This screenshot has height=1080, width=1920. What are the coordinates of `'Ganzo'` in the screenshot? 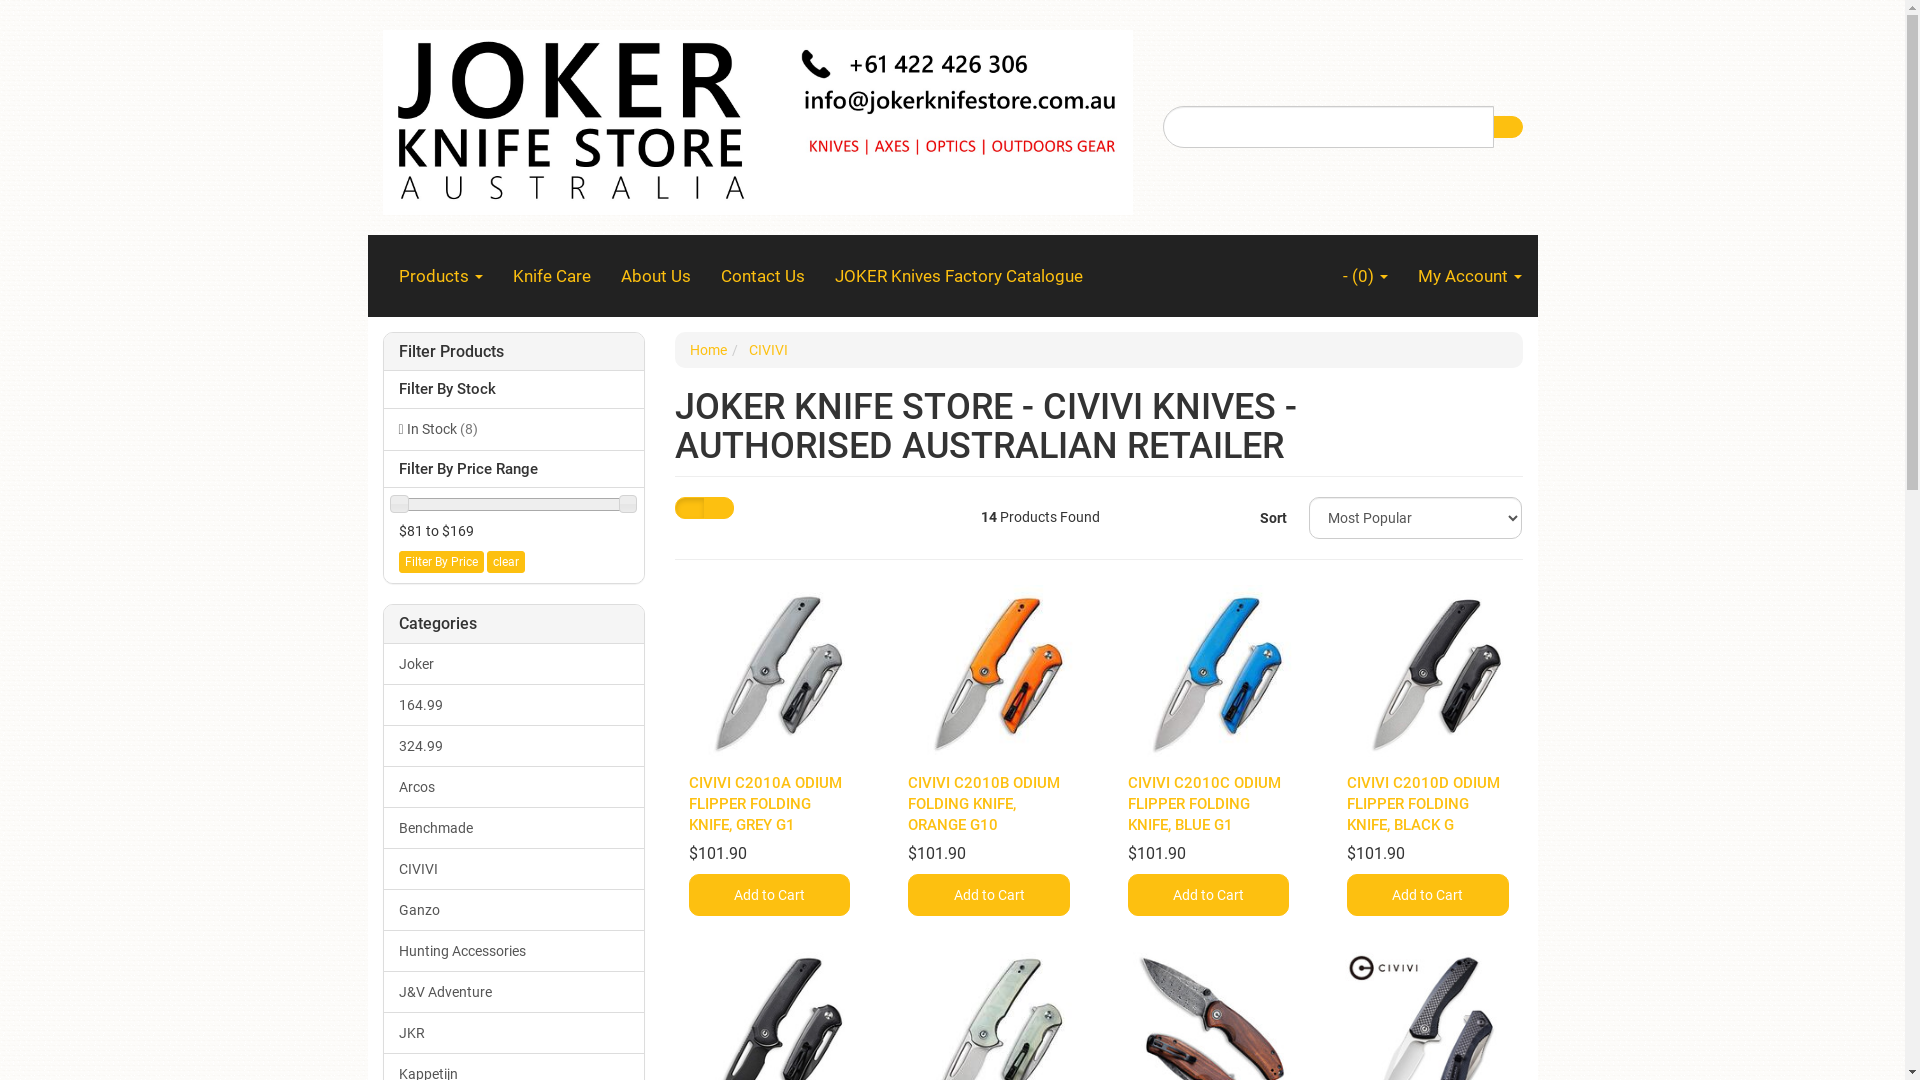 It's located at (384, 910).